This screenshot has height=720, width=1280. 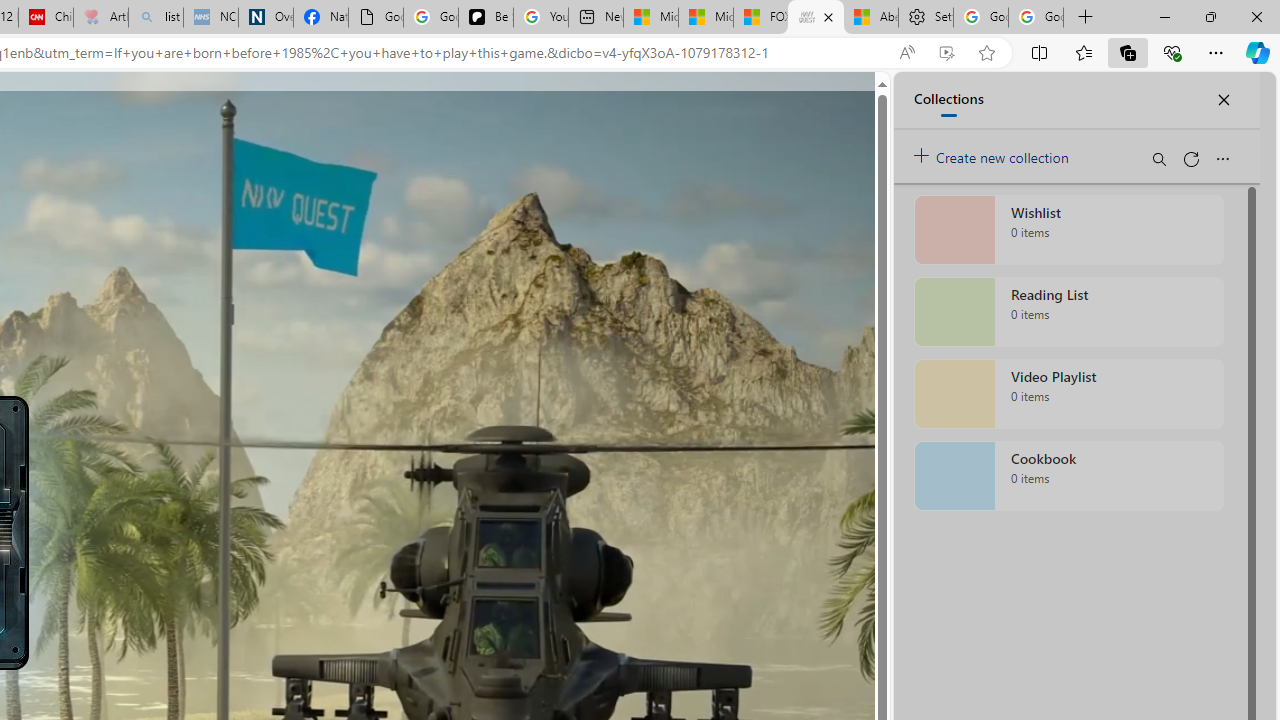 What do you see at coordinates (1209, 16) in the screenshot?
I see `'Restore'` at bounding box center [1209, 16].